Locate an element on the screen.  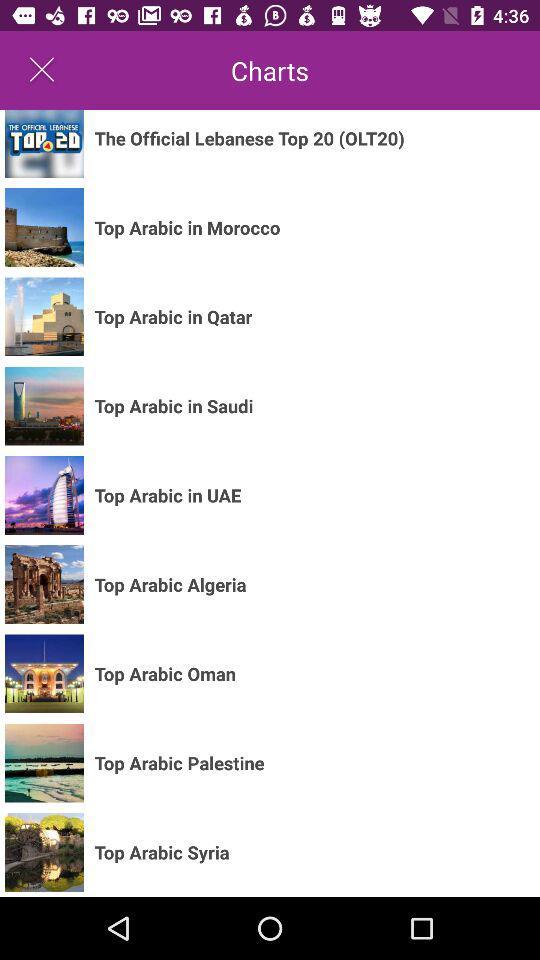
the icon next to the charts is located at coordinates (42, 70).